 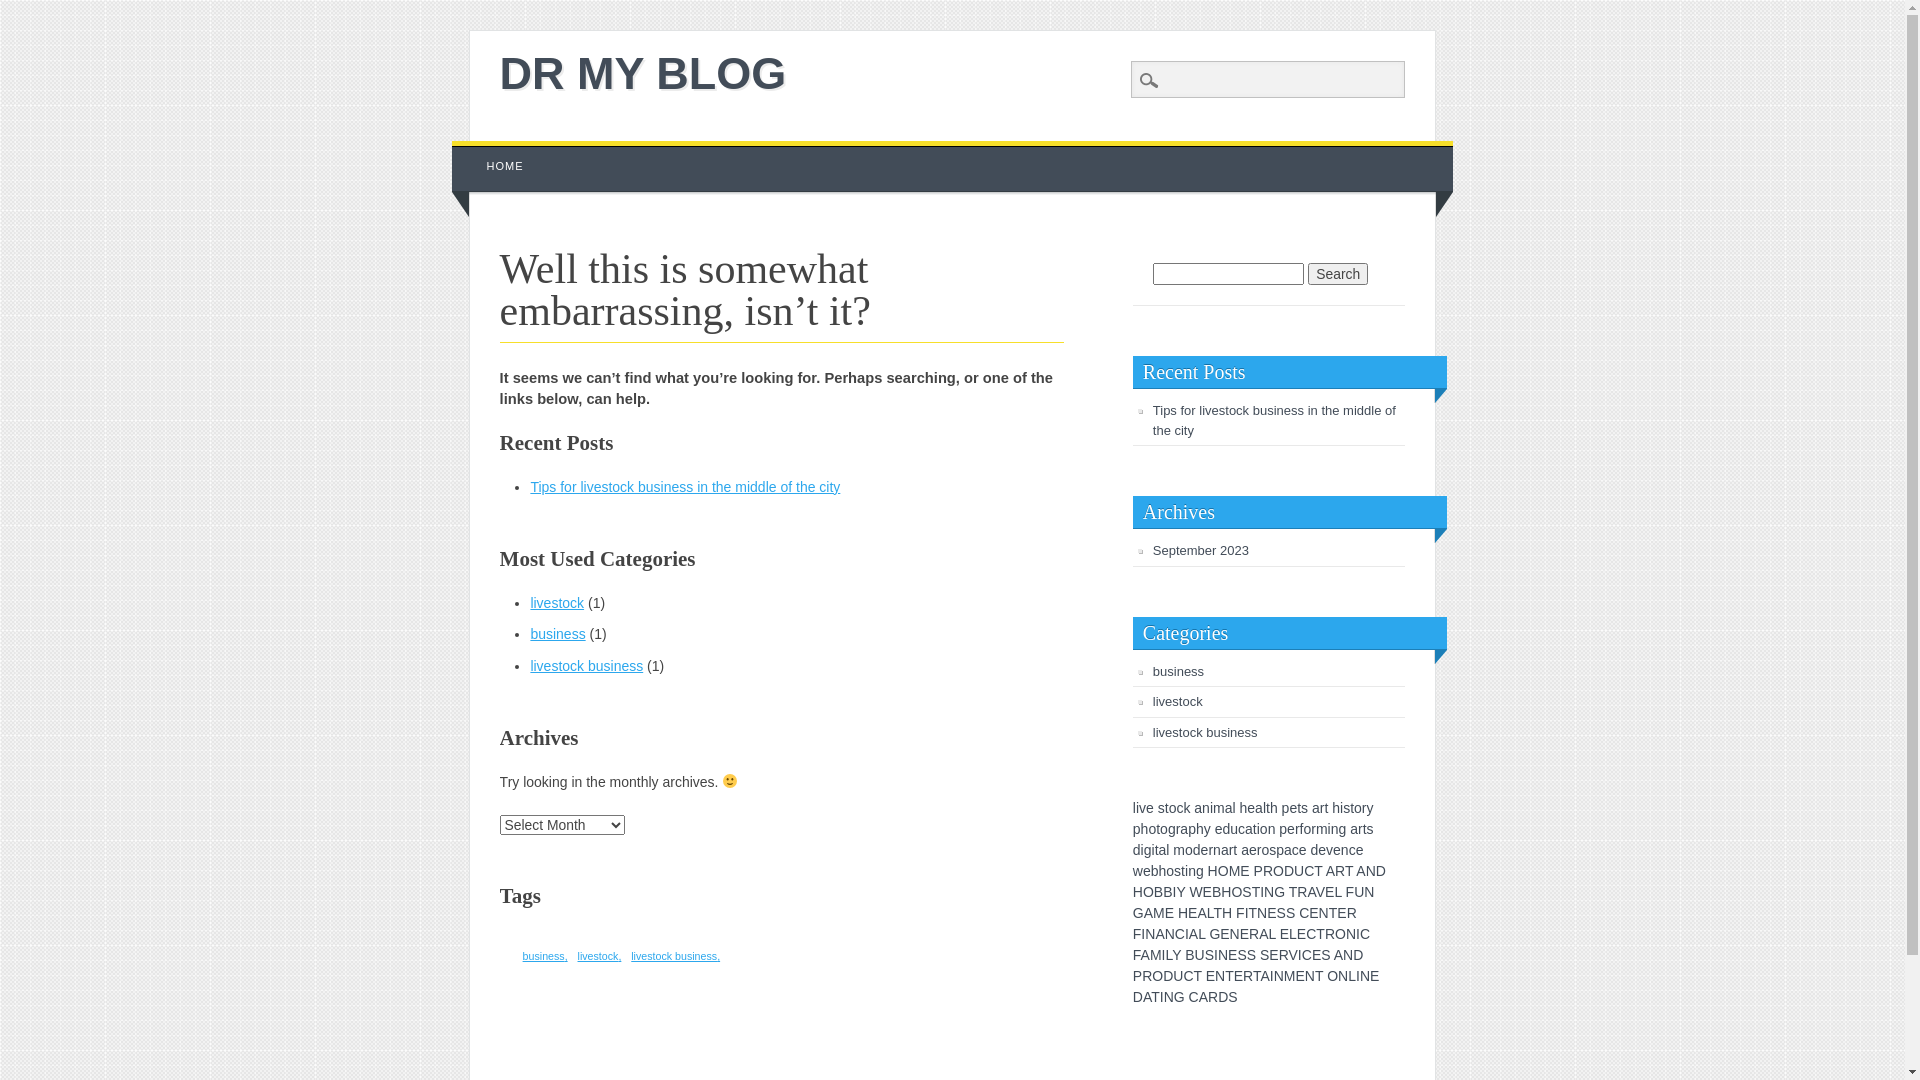 I want to click on 'E', so click(x=1341, y=913).